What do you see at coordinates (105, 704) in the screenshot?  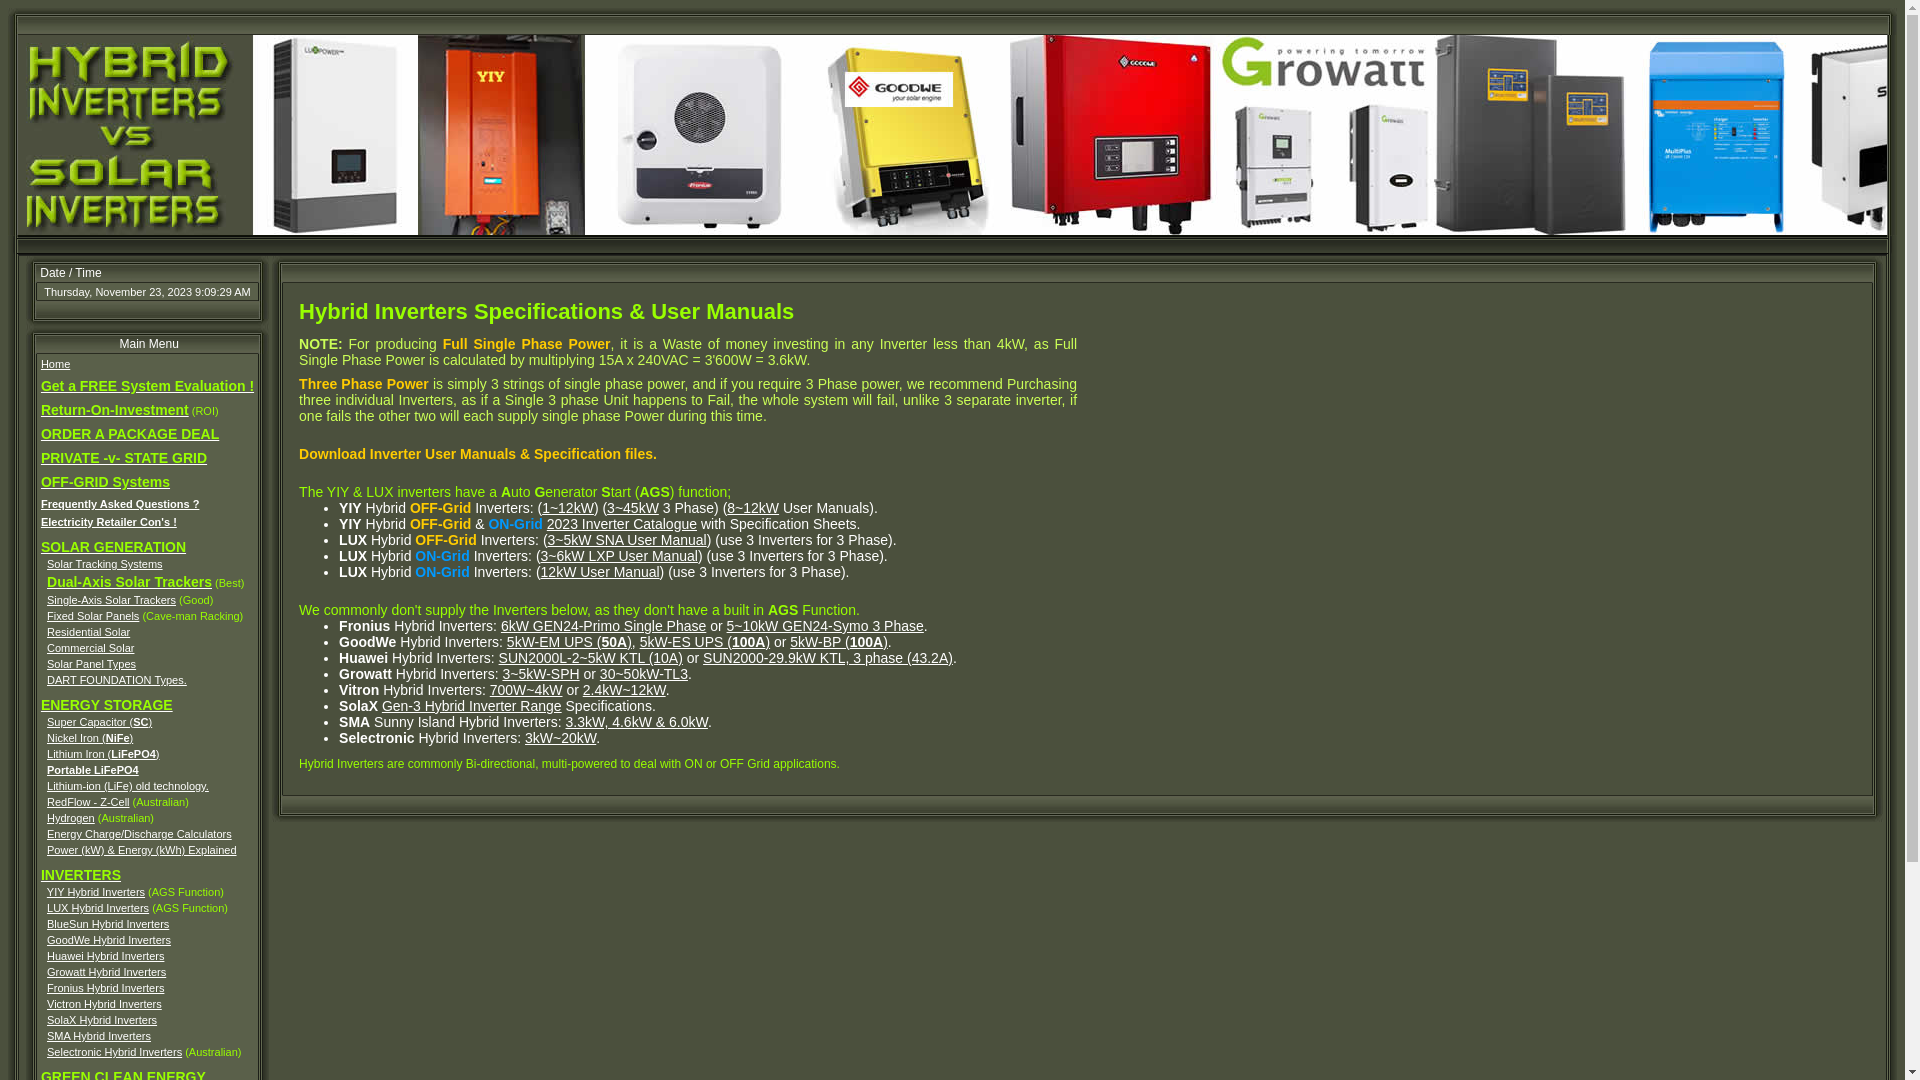 I see `'ENERGY STORAGE'` at bounding box center [105, 704].